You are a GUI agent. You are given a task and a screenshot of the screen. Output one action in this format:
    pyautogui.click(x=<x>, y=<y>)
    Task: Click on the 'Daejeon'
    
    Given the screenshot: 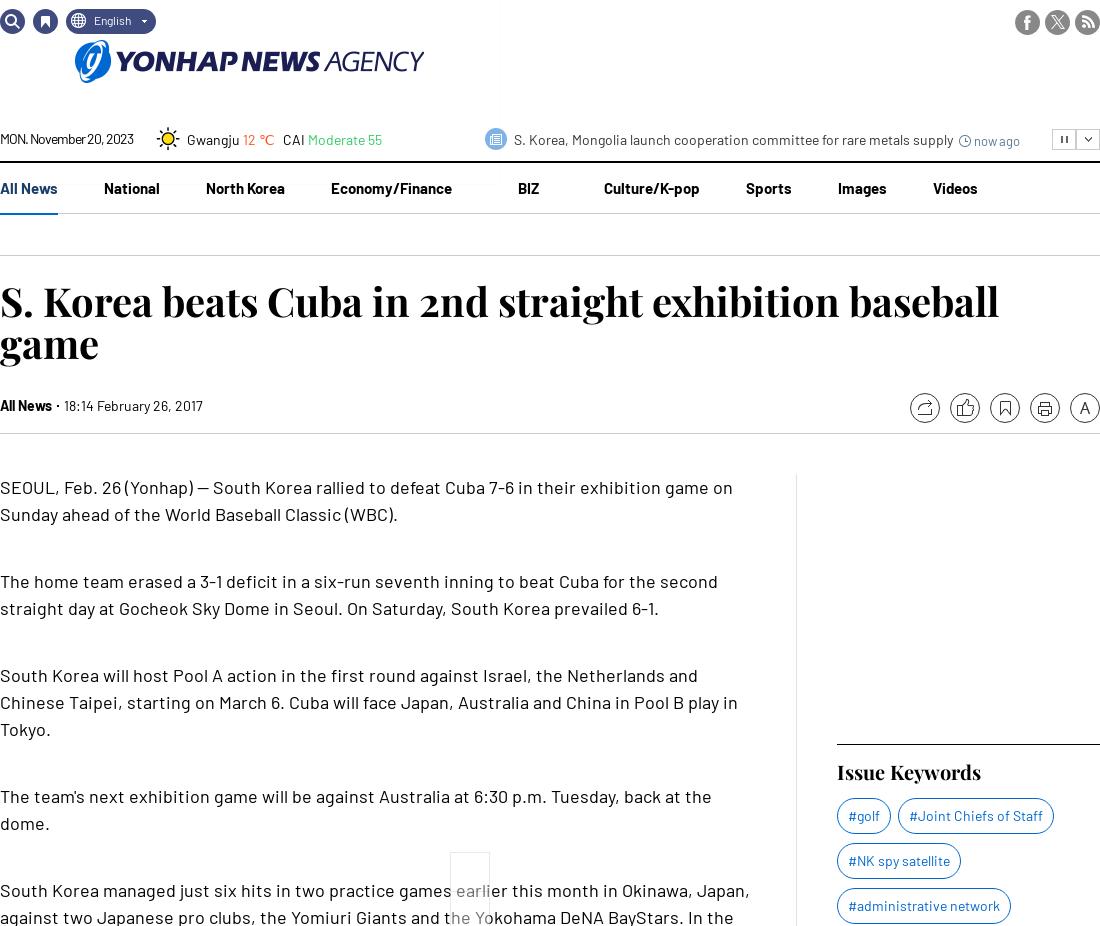 What is the action you would take?
    pyautogui.click(x=186, y=173)
    